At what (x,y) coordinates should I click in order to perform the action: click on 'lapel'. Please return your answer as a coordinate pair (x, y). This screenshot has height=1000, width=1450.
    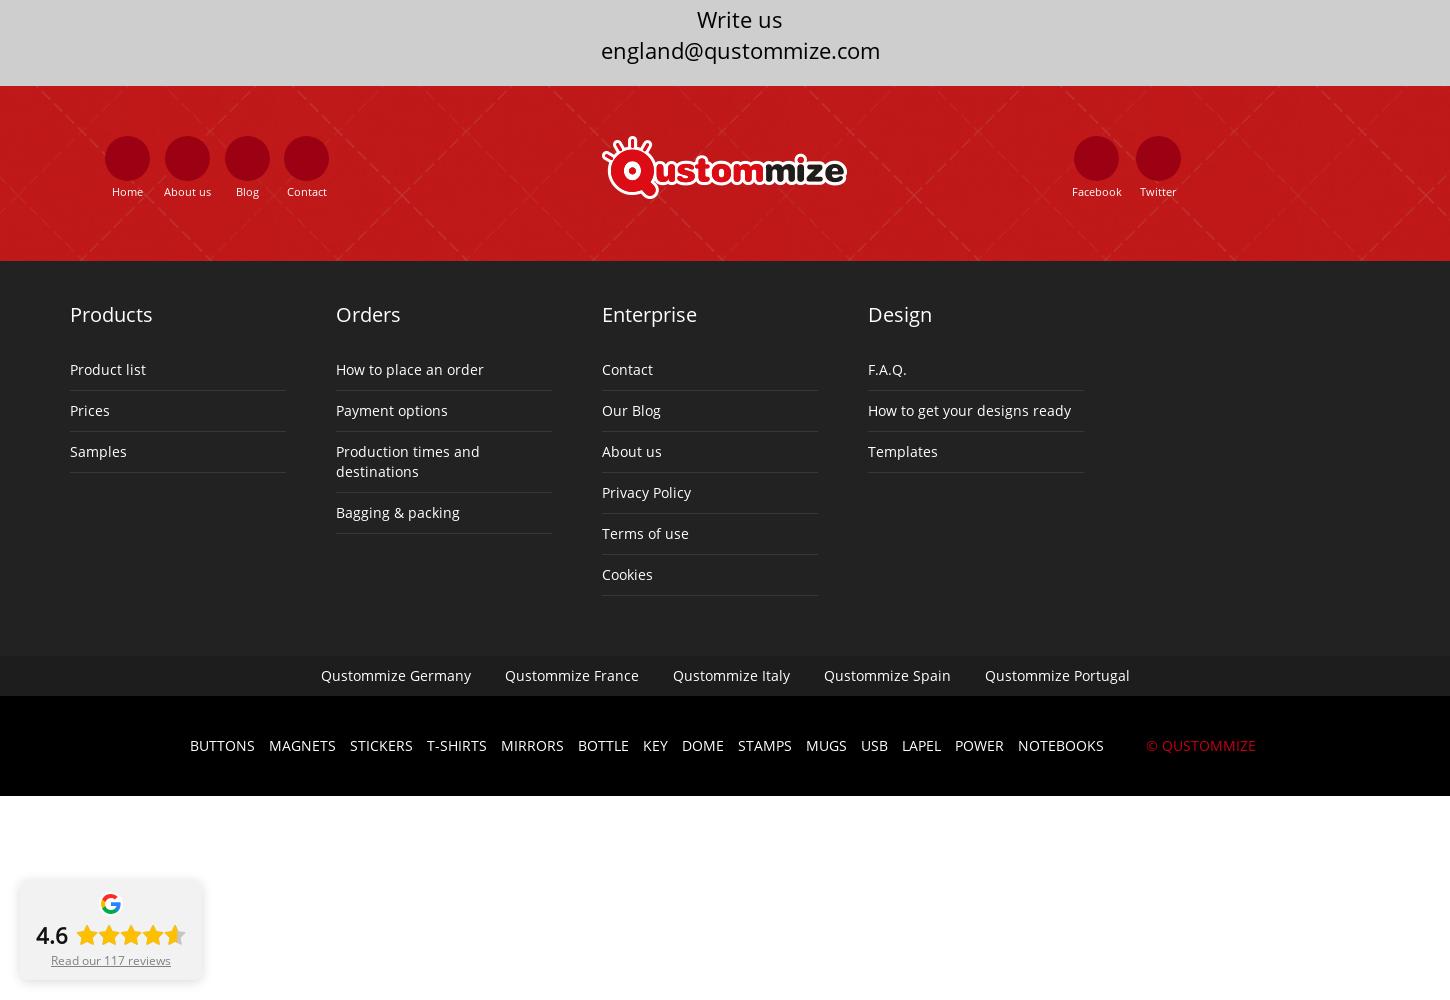
    Looking at the image, I should click on (919, 743).